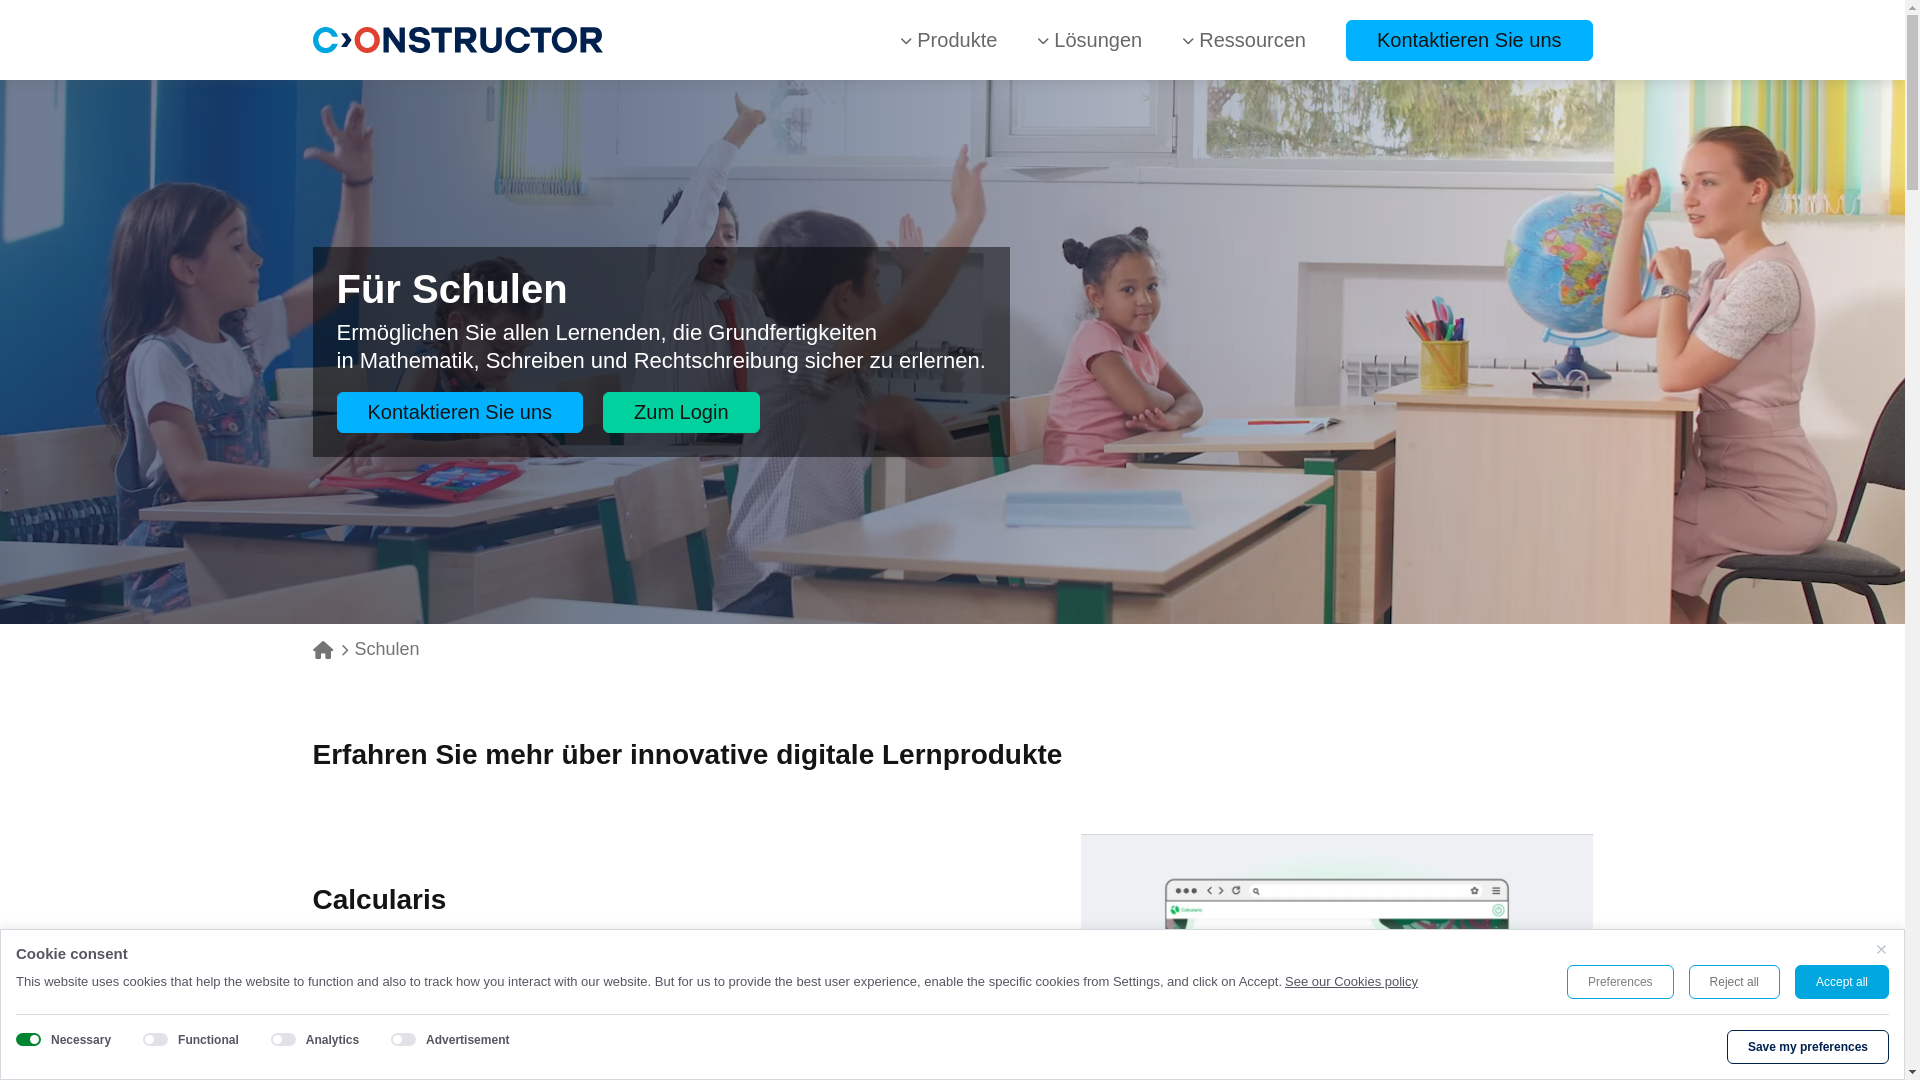 The width and height of the screenshot is (1920, 1080). Describe the element at coordinates (1181, 39) in the screenshot. I see `'Ressourcen'` at that location.